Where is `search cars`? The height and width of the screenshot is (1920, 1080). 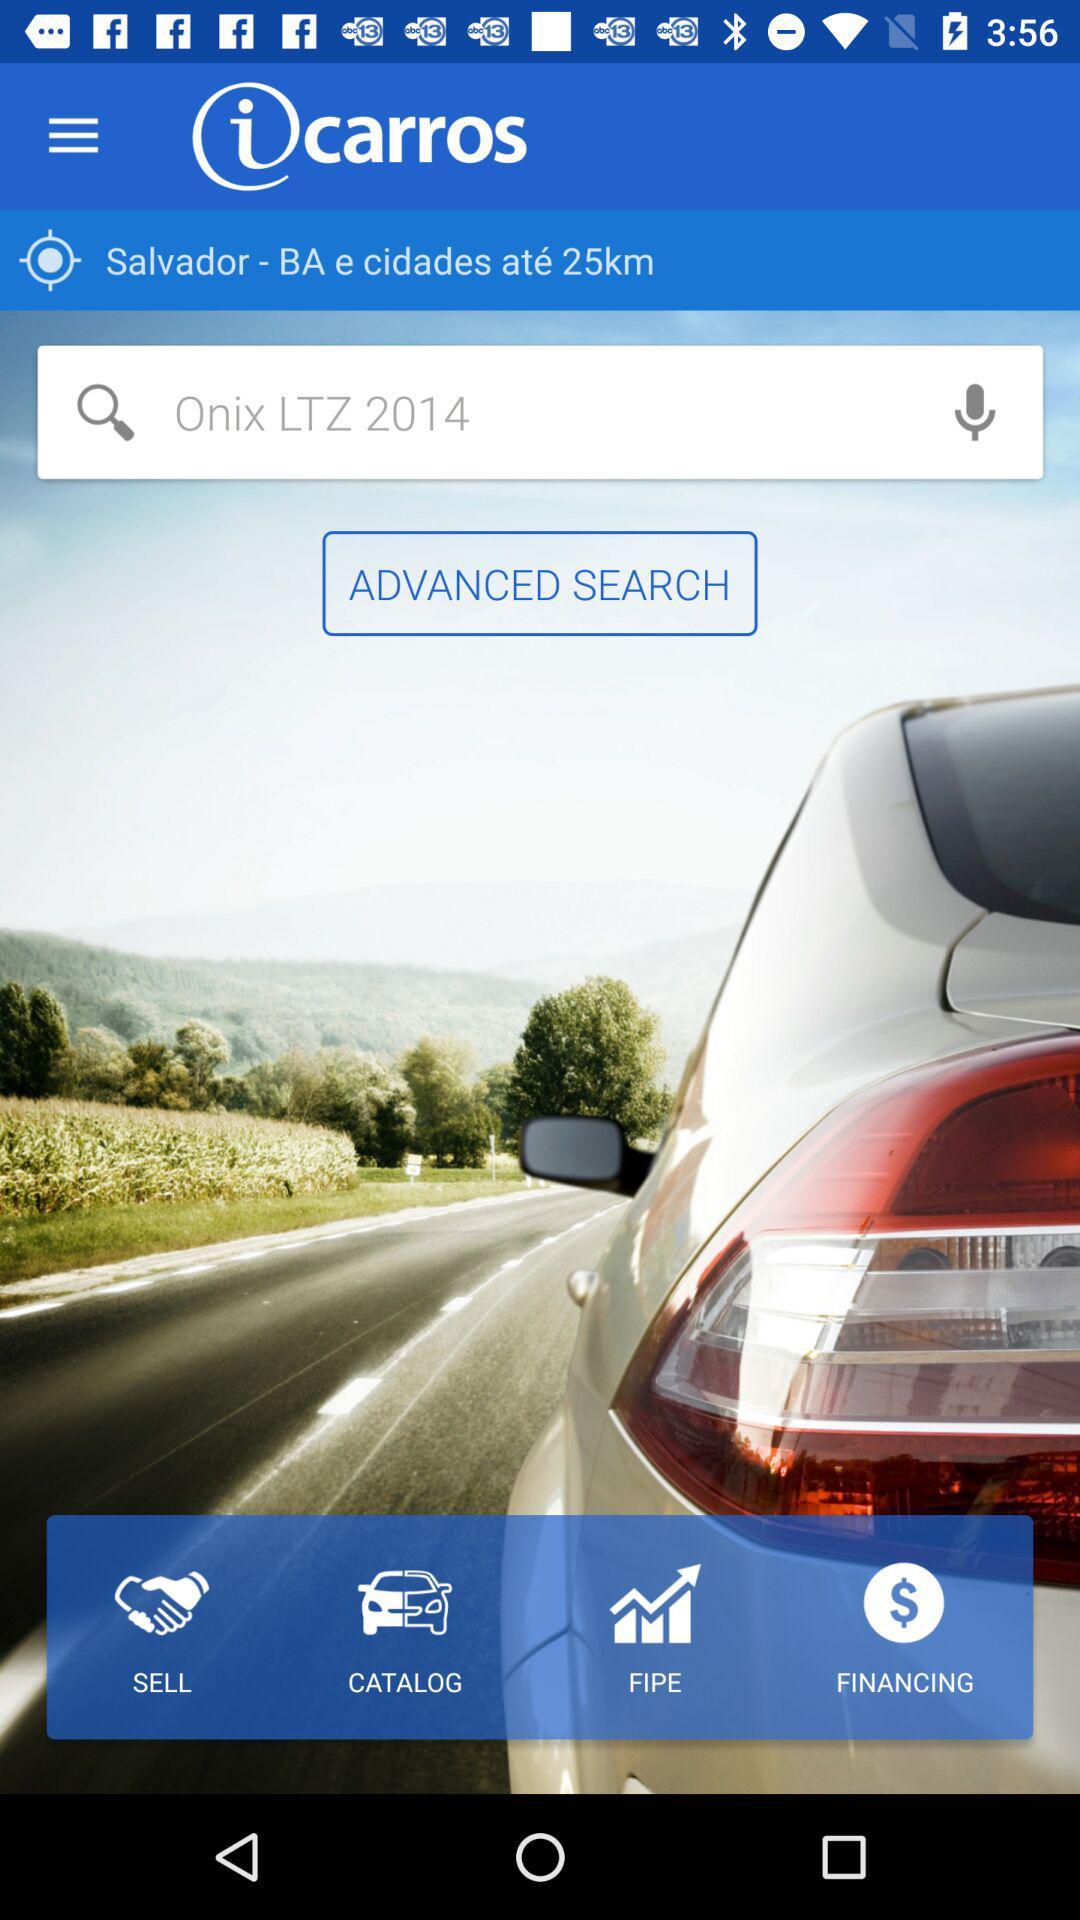 search cars is located at coordinates (472, 411).